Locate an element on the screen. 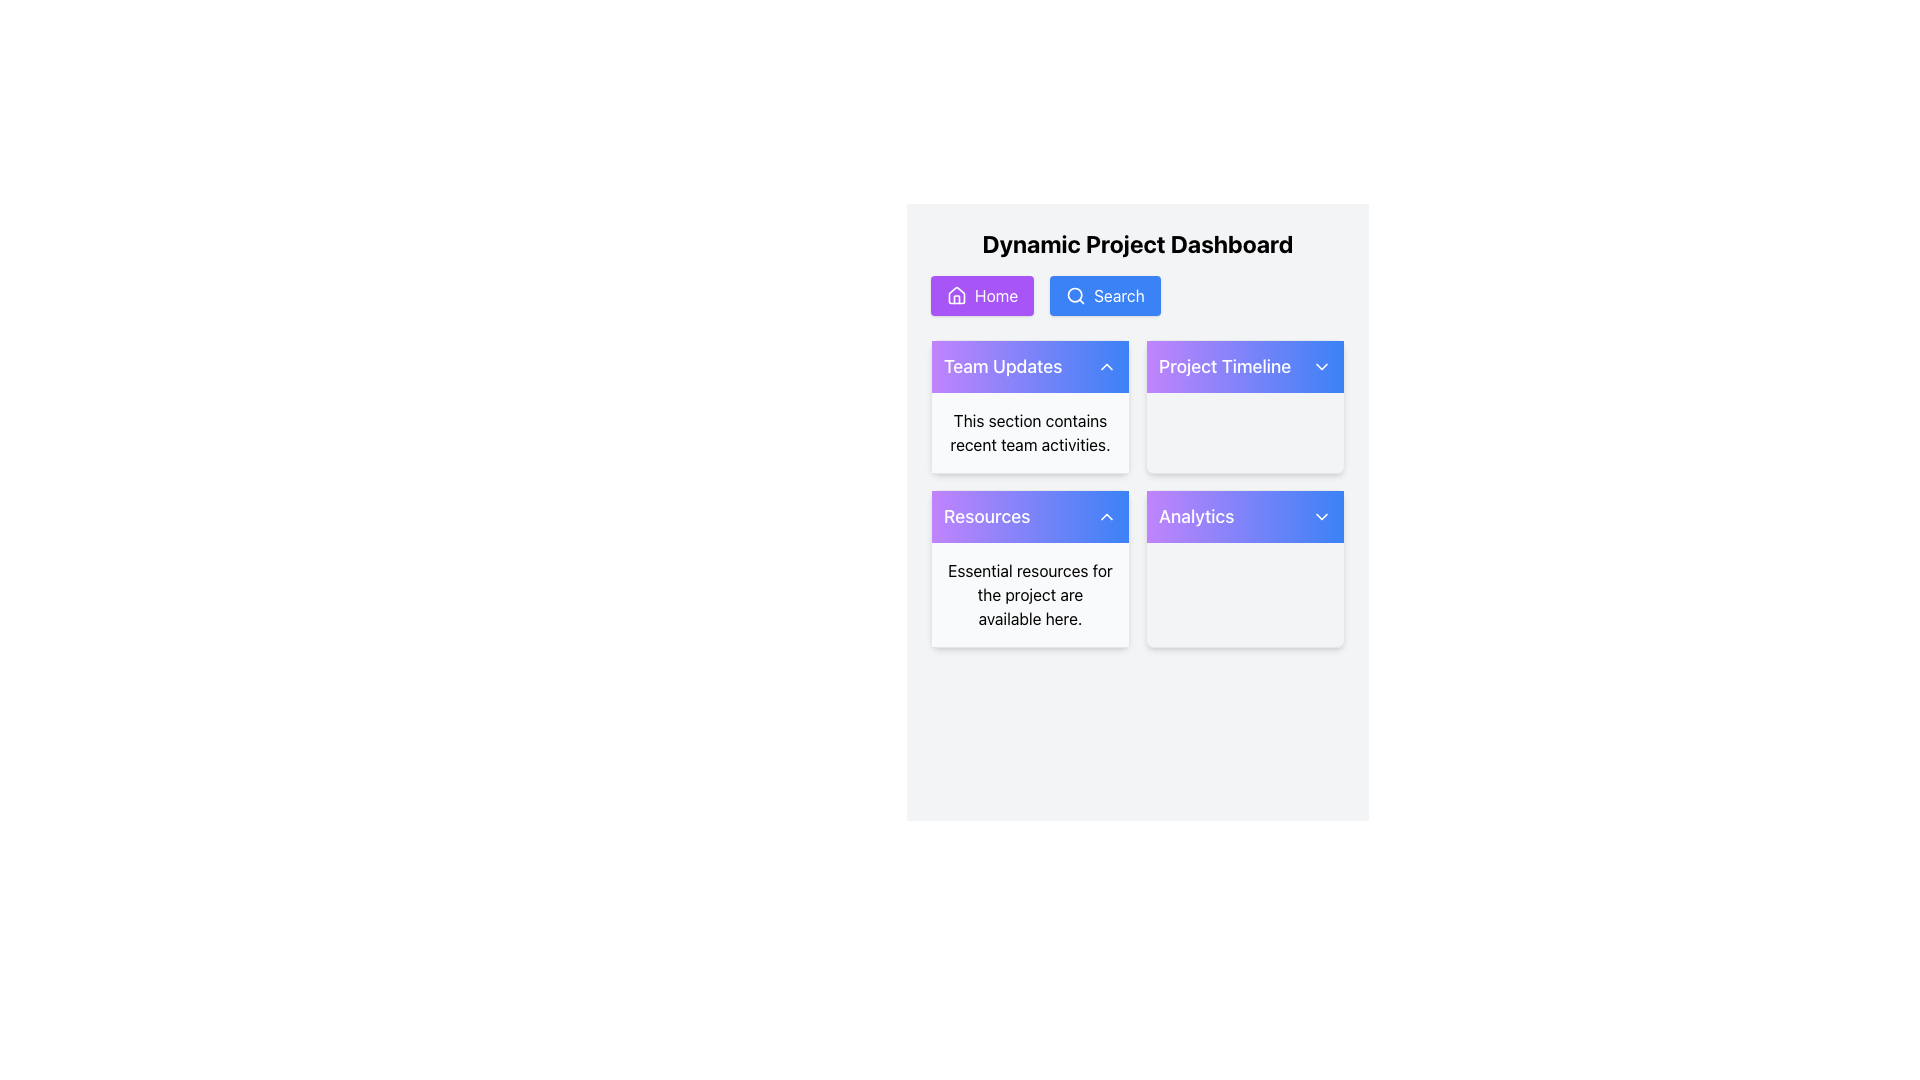  the text block with light gray background that contains the phrase 'Essential resources for the project are available here.' located at the lower section of the 'Resources' card is located at coordinates (1030, 593).